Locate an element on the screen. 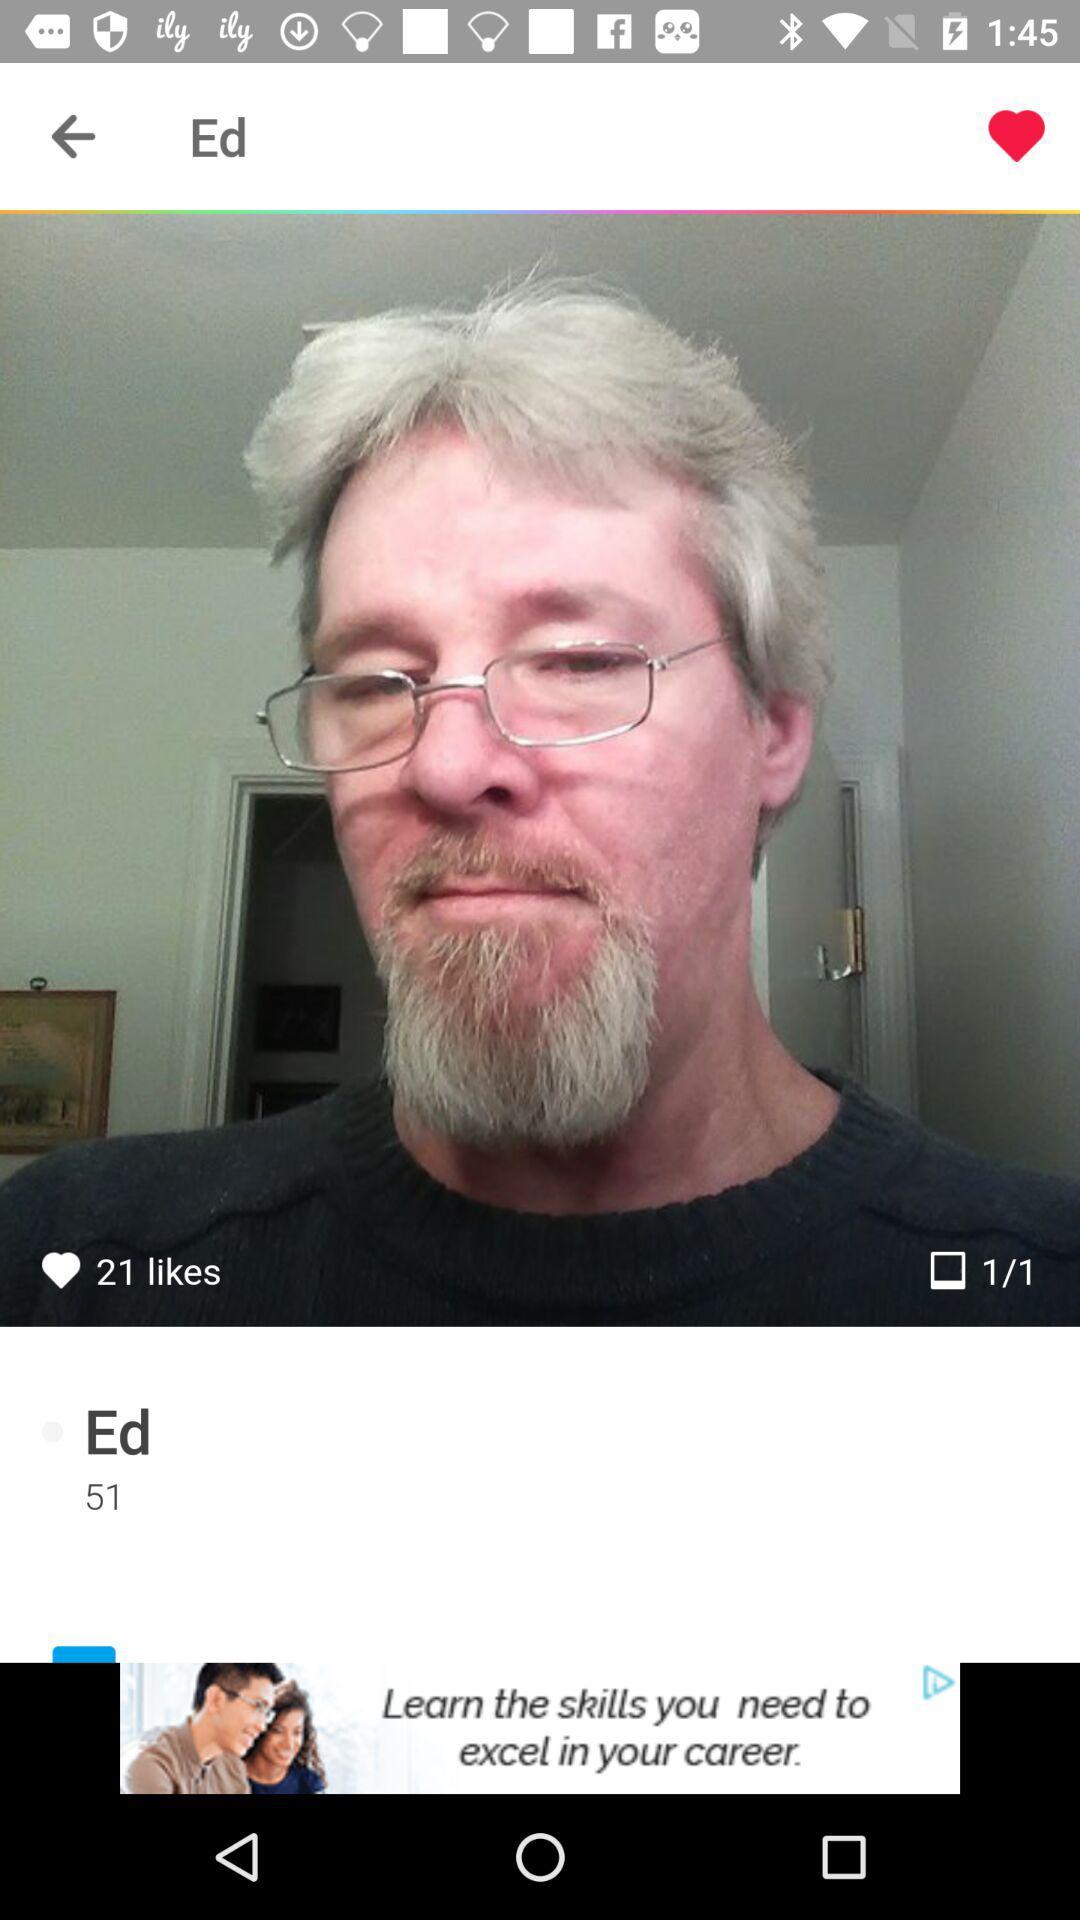 Image resolution: width=1080 pixels, height=1920 pixels. advertisements image is located at coordinates (540, 1727).